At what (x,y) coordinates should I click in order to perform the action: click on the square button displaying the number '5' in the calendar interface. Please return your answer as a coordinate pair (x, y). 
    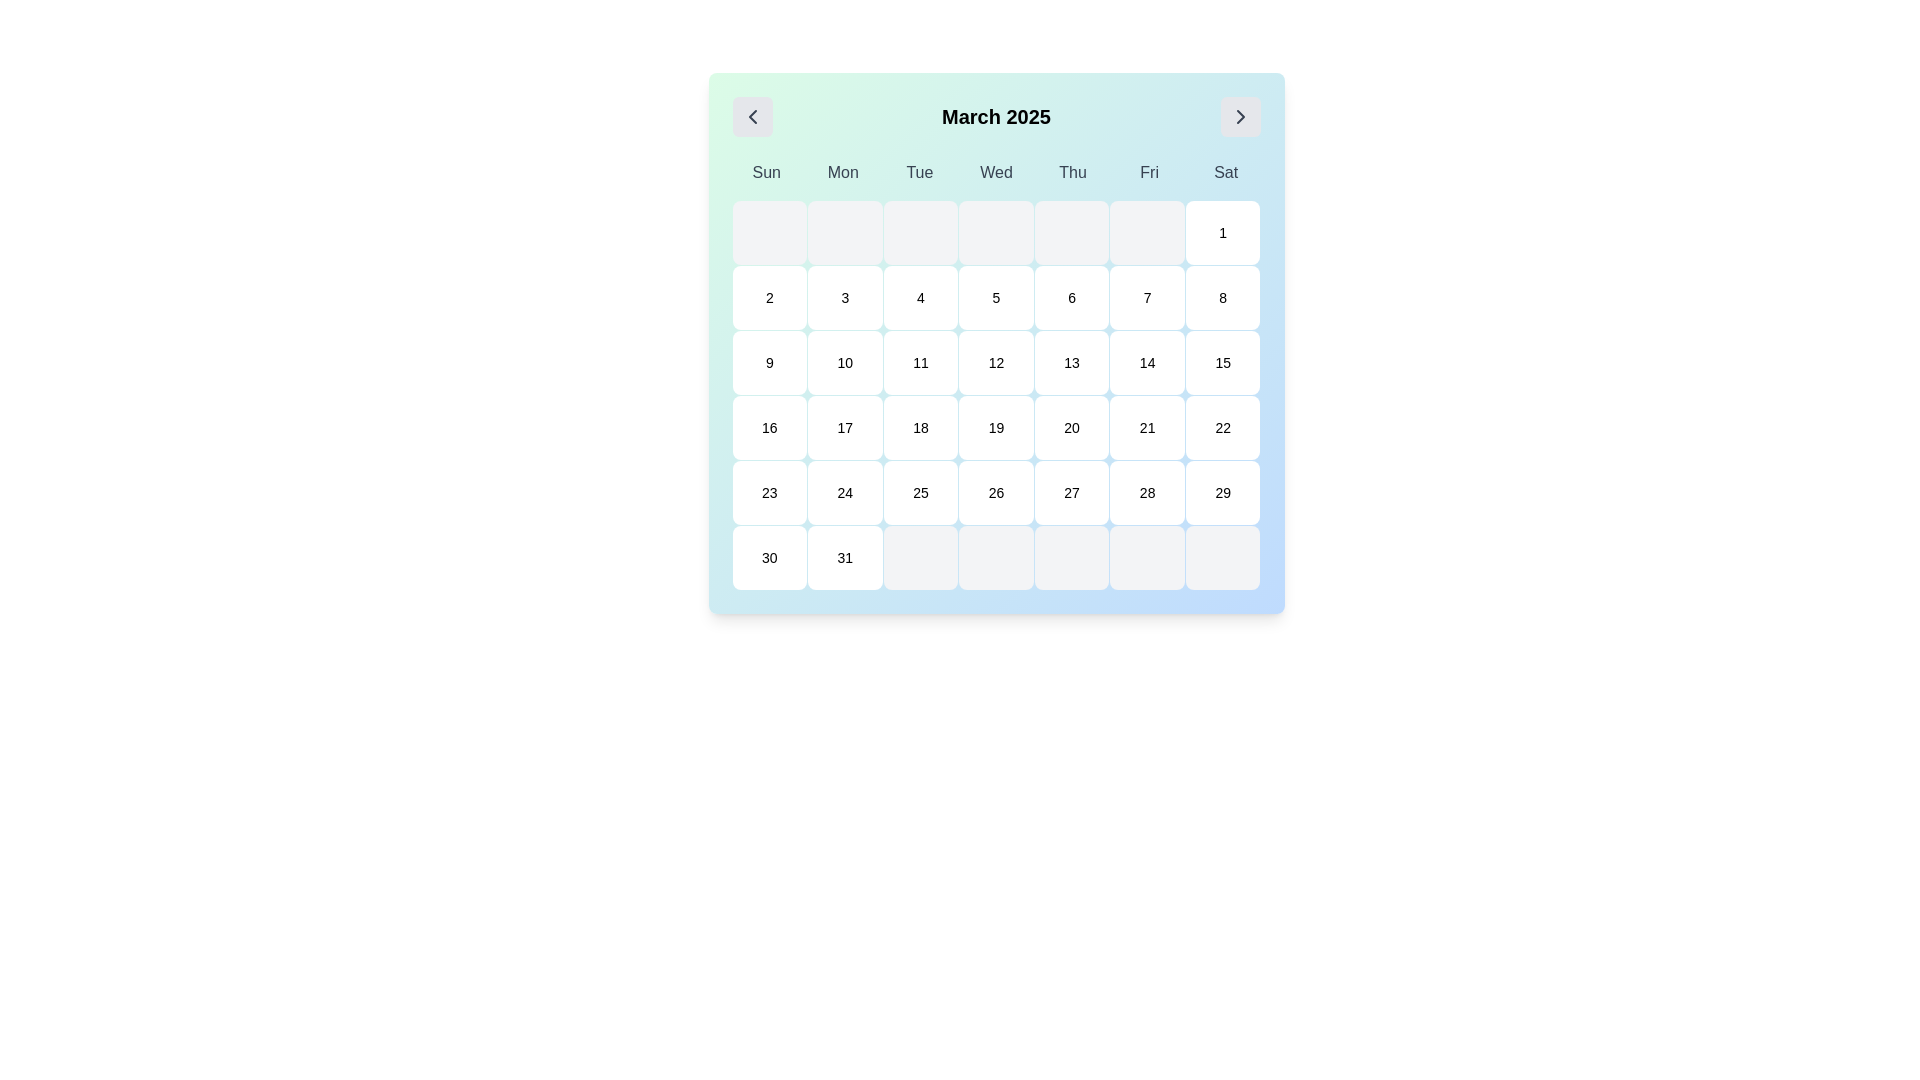
    Looking at the image, I should click on (996, 297).